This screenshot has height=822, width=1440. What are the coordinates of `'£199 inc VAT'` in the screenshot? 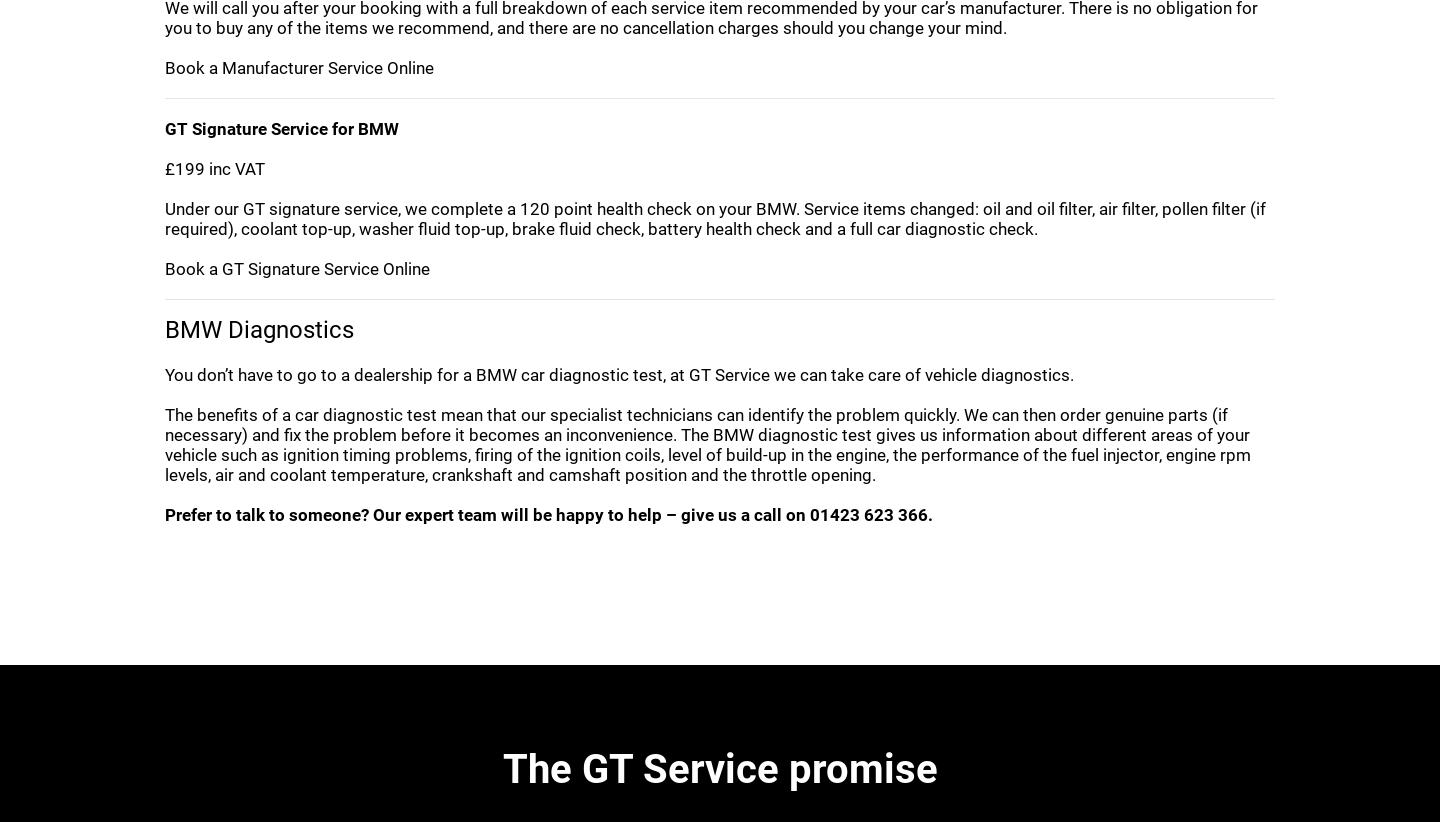 It's located at (214, 167).